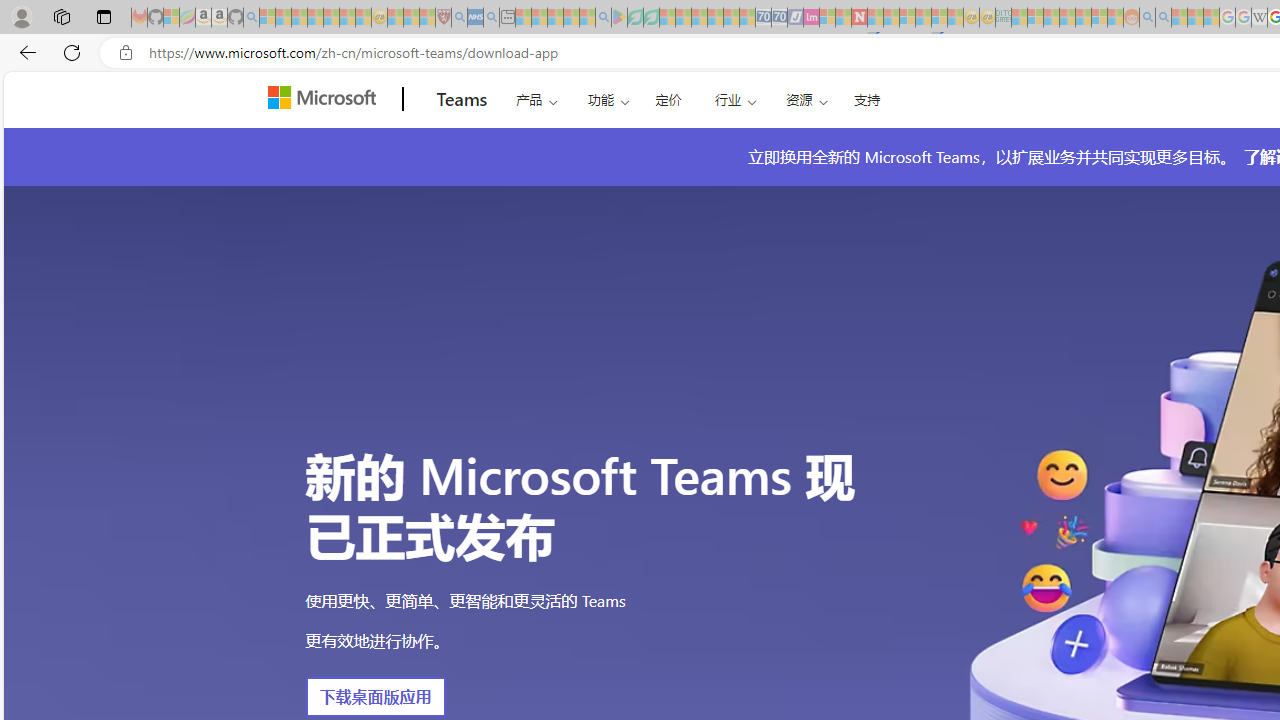  What do you see at coordinates (171, 17) in the screenshot?
I see `'Microsoft-Report a Concern to Bing - Sleeping'` at bounding box center [171, 17].